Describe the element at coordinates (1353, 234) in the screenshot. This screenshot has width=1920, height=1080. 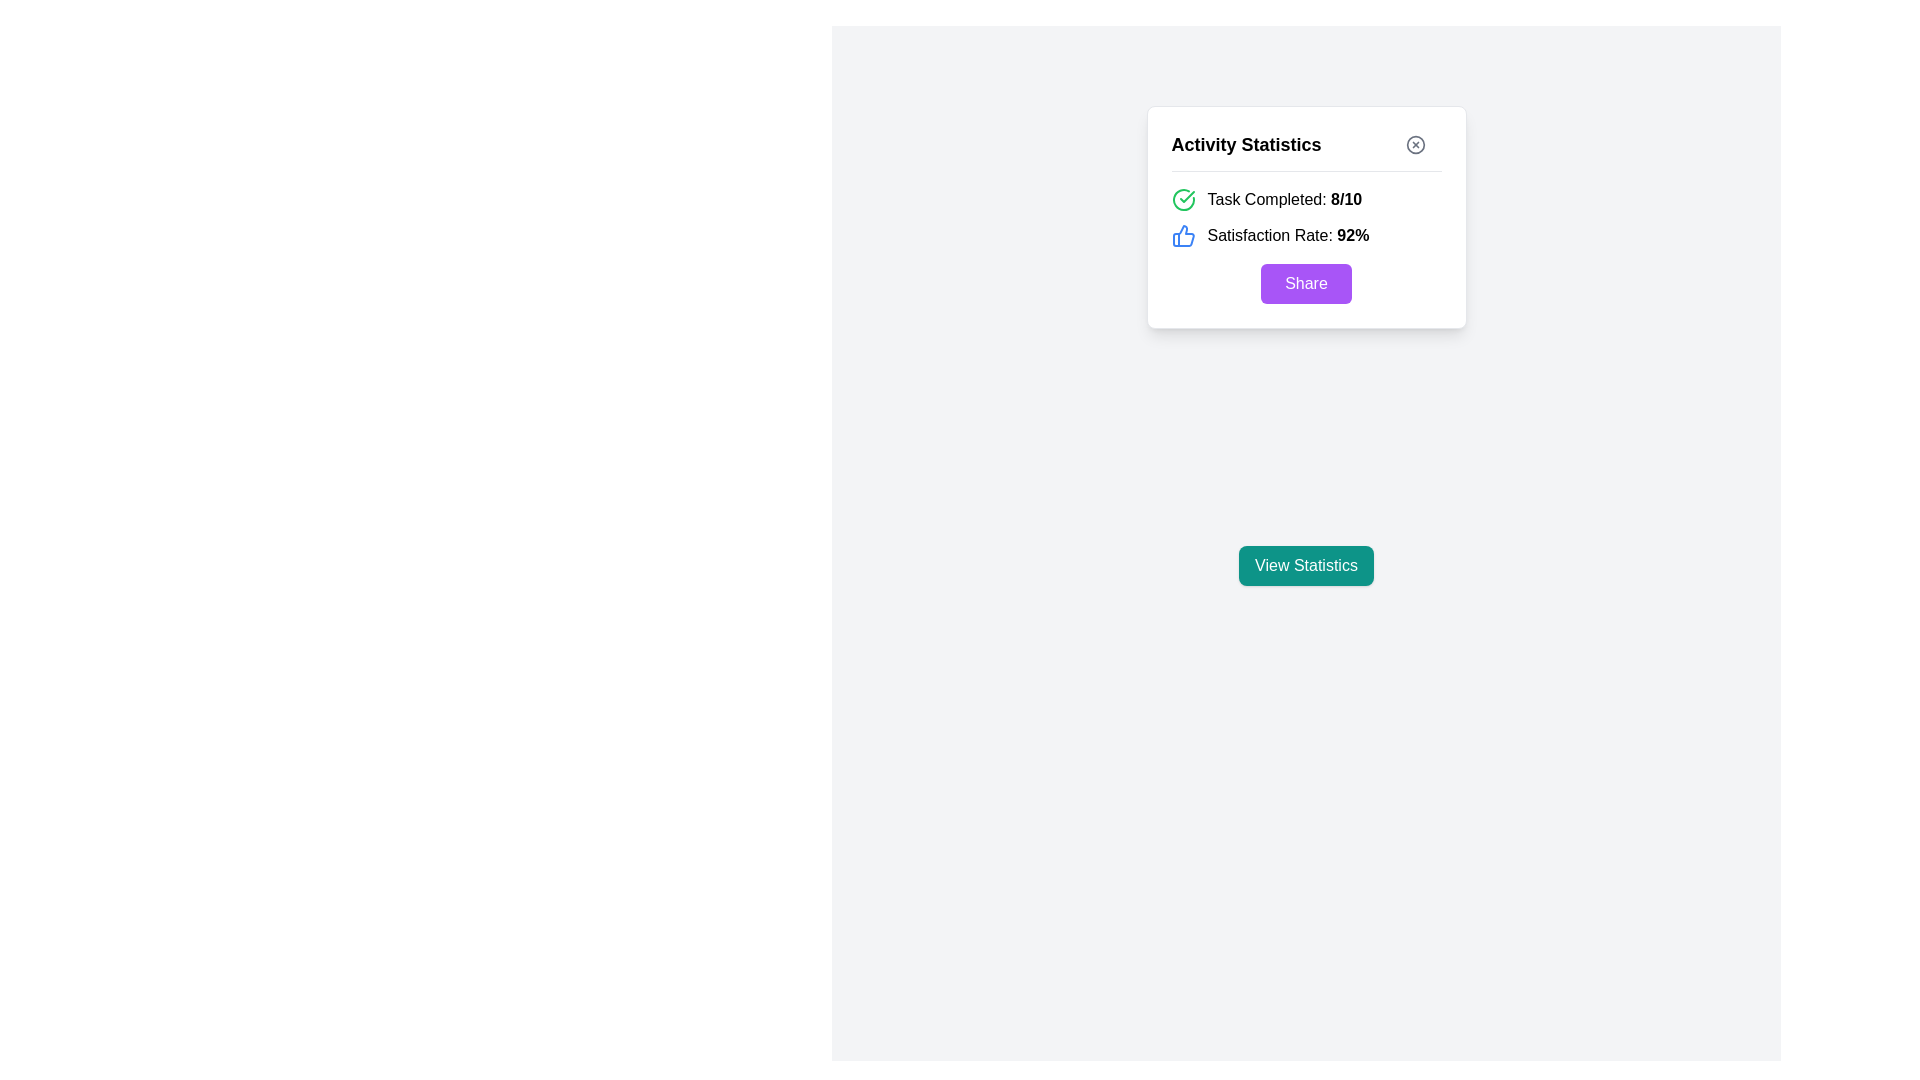
I see `the text label that displays the satisfaction rate percentage, located to the right of 'Satisfaction Rate:' within the 'Activity Statistics' card` at that location.